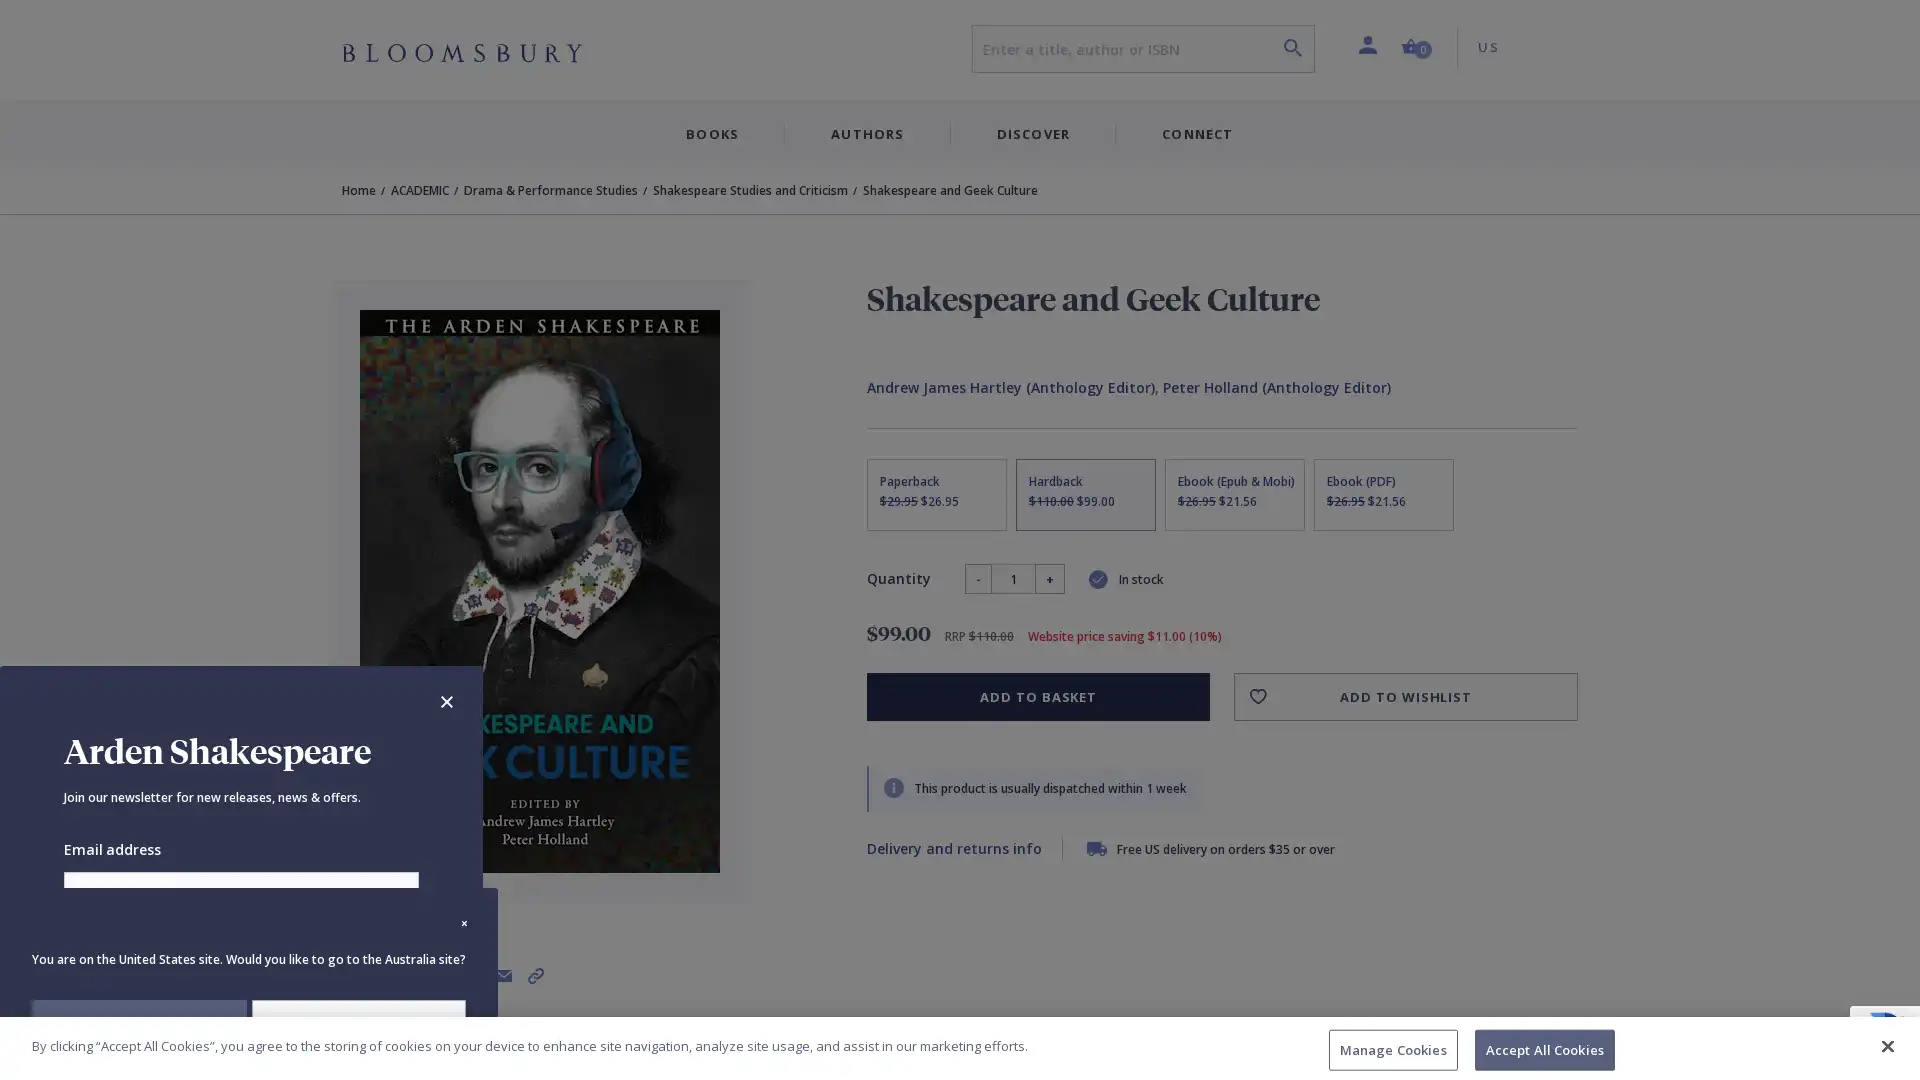  Describe the element at coordinates (977, 578) in the screenshot. I see `-` at that location.